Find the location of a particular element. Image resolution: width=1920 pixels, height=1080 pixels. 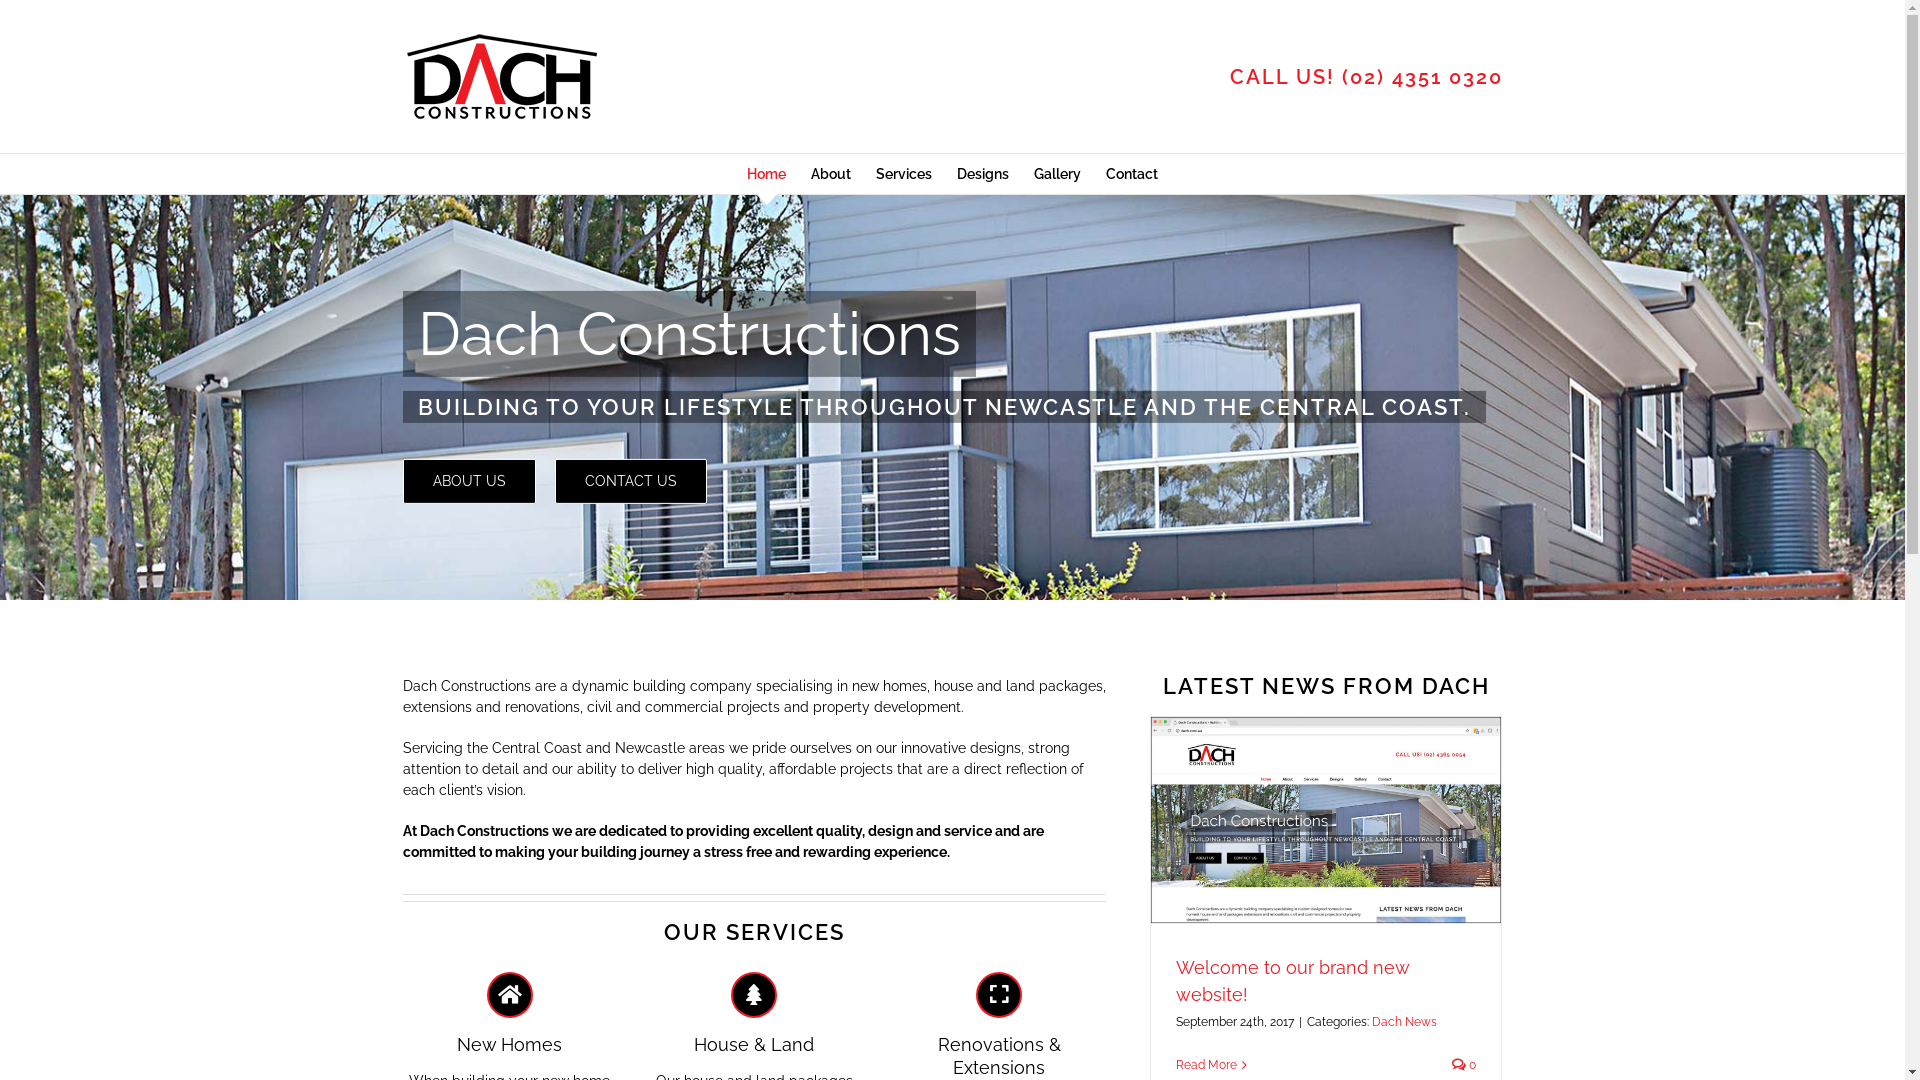

'Designs' is located at coordinates (955, 172).